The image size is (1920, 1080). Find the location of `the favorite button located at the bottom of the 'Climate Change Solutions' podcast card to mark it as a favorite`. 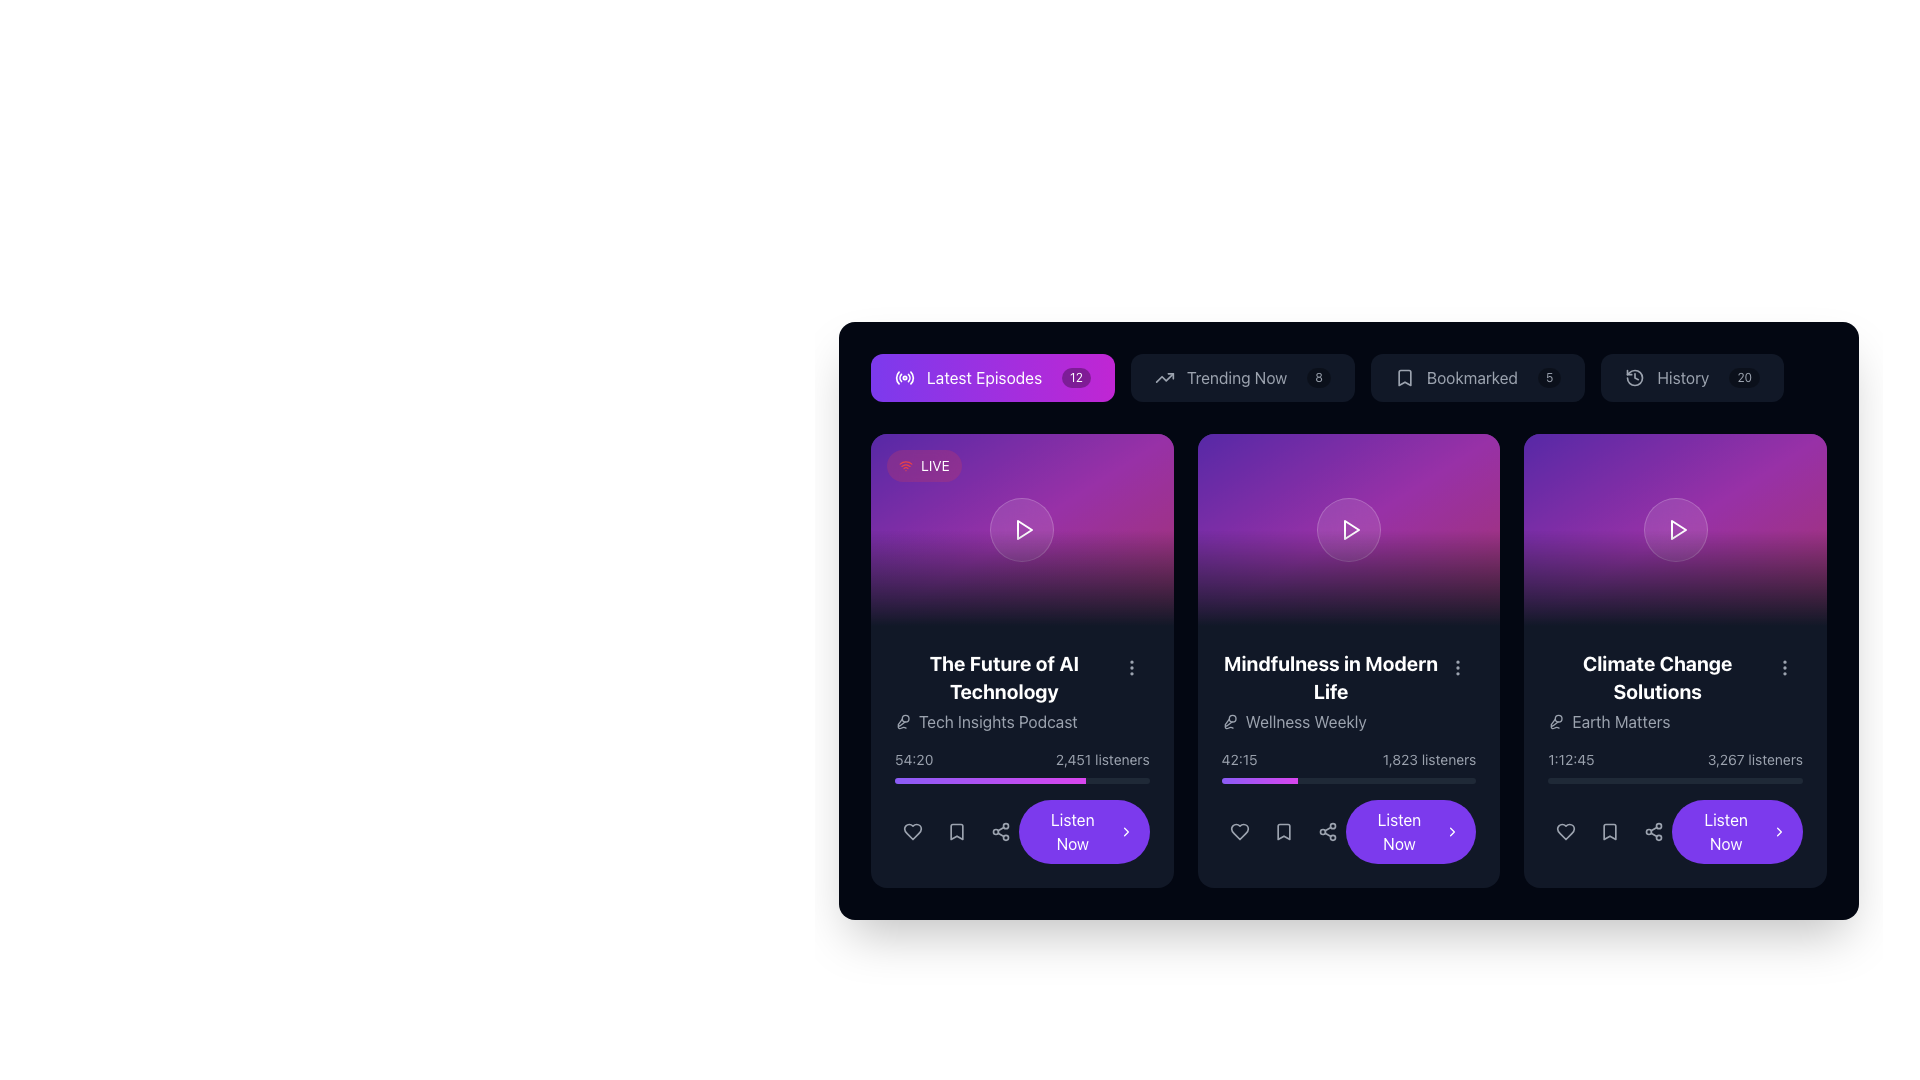

the favorite button located at the bottom of the 'Climate Change Solutions' podcast card to mark it as a favorite is located at coordinates (1565, 832).